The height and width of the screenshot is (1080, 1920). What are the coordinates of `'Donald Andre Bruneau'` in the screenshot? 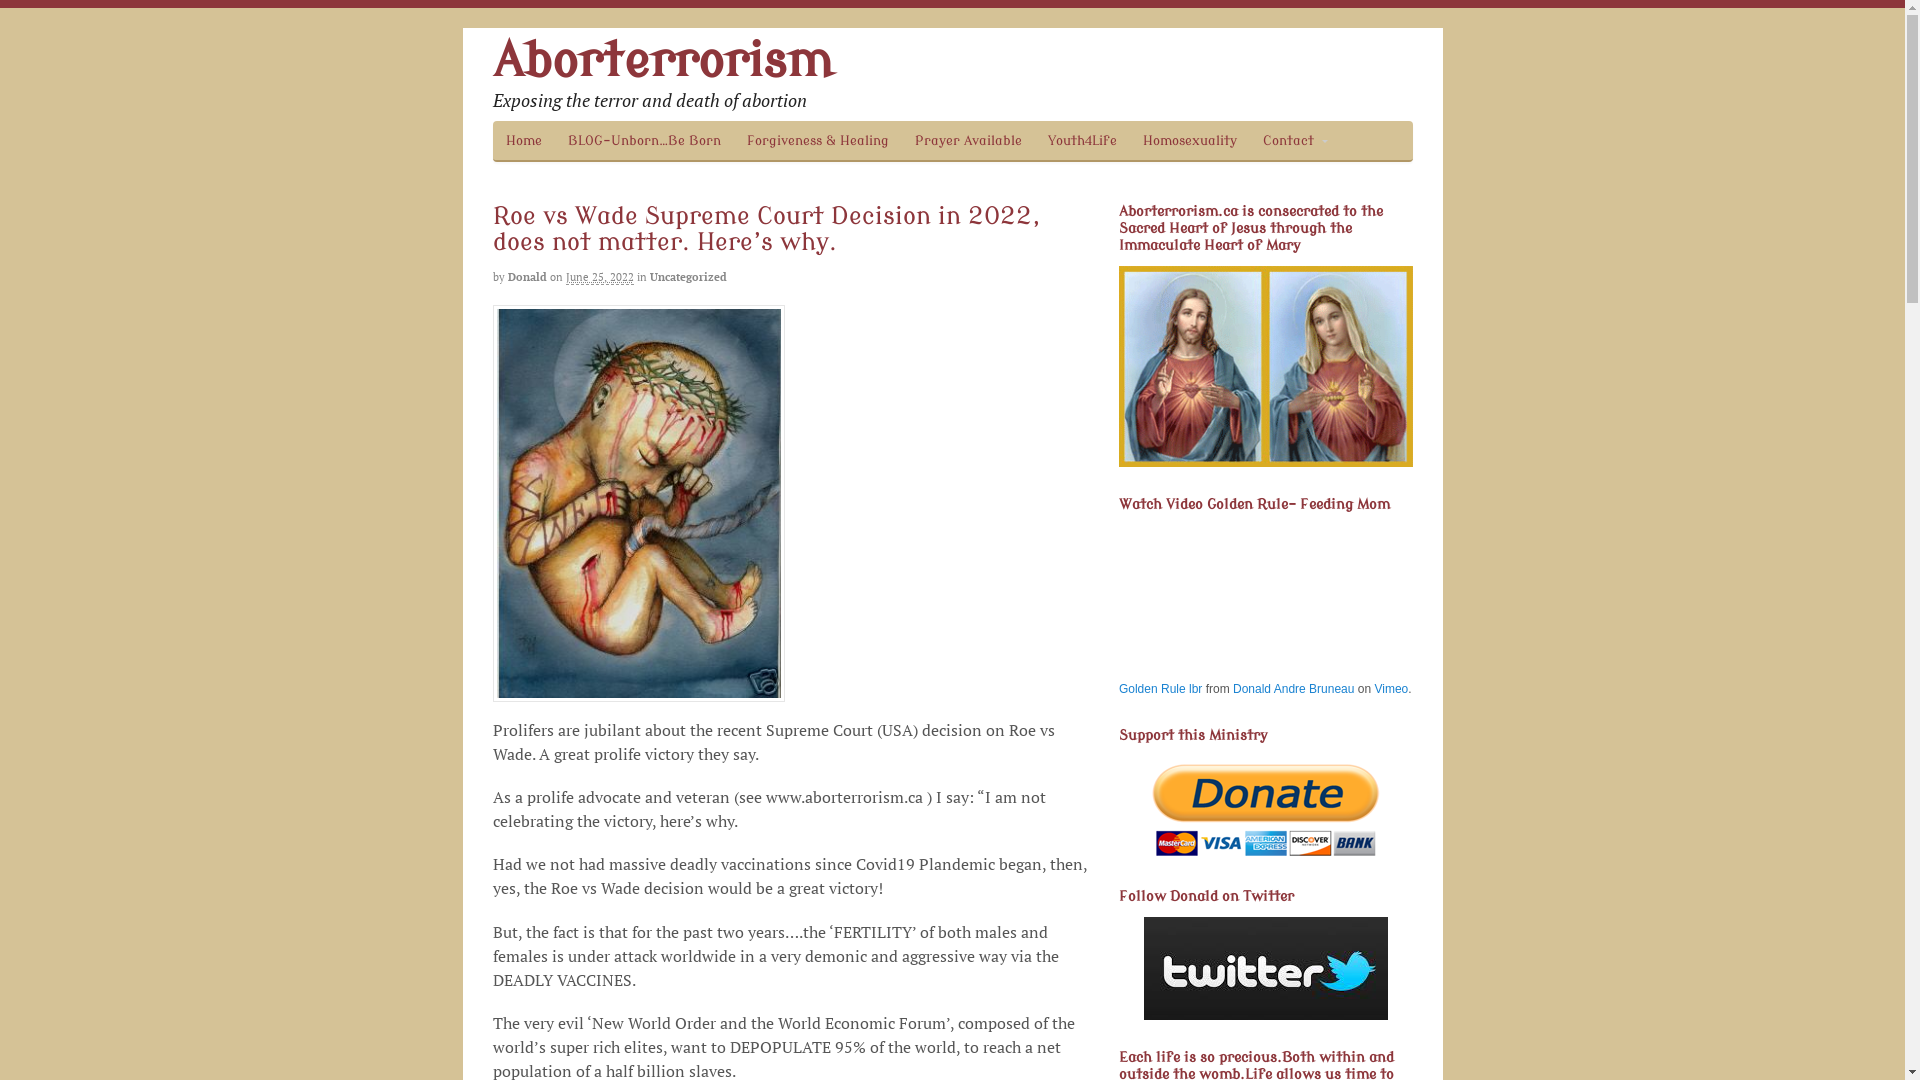 It's located at (1293, 688).